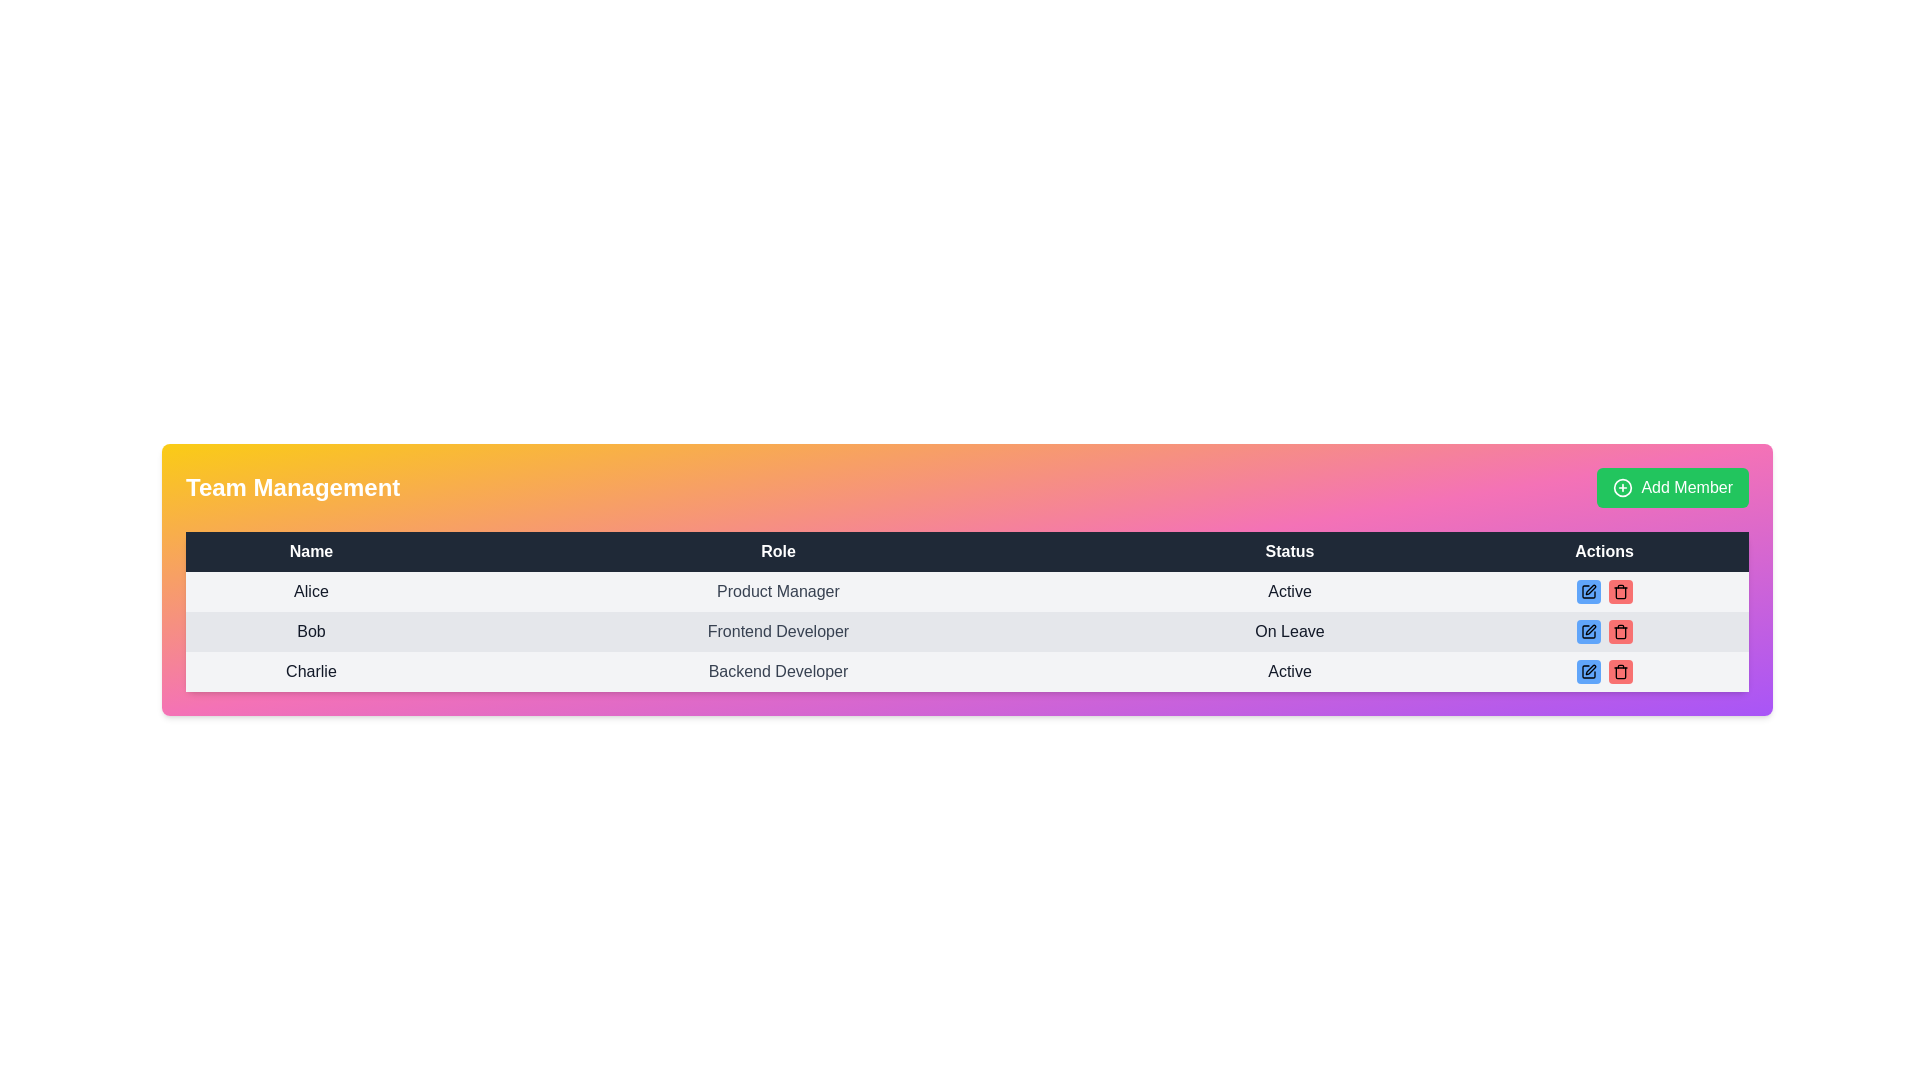 This screenshot has height=1080, width=1920. I want to click on the 'Add Member' button located at the top-right corner of the team management interface, which contains the decorative icon, so click(1623, 488).